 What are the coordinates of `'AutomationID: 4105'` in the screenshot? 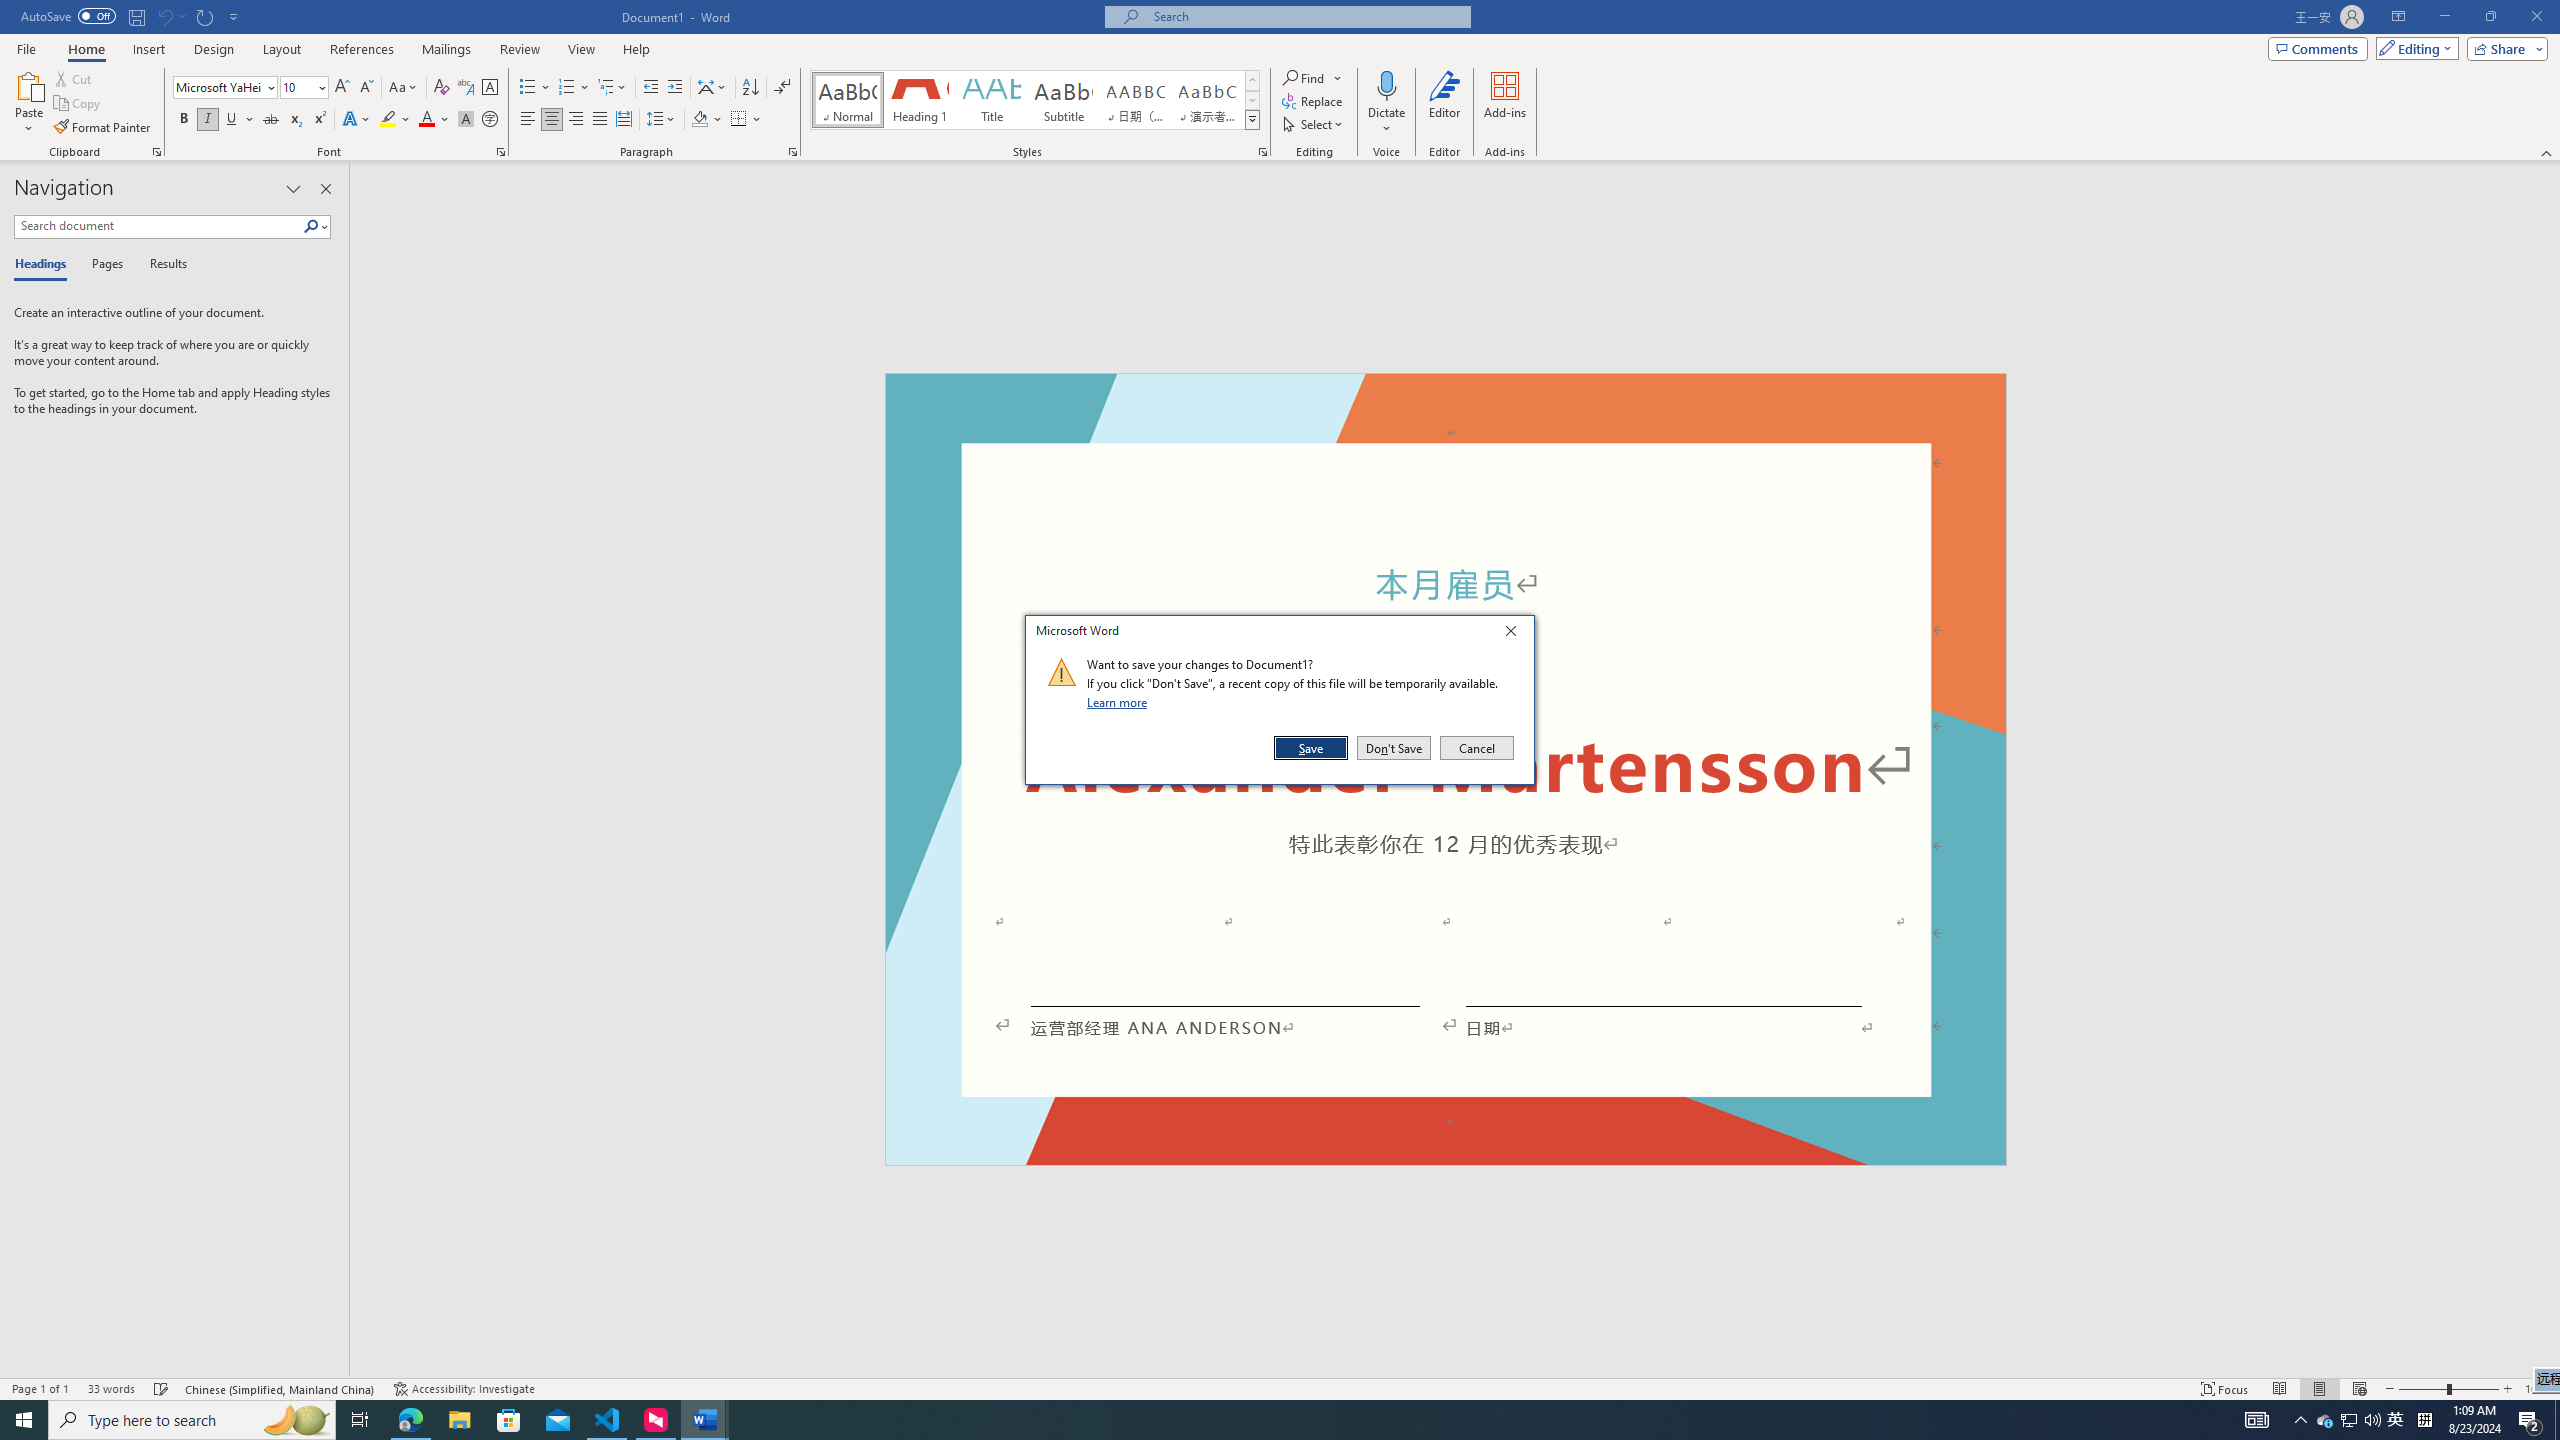 It's located at (2255, 1418).